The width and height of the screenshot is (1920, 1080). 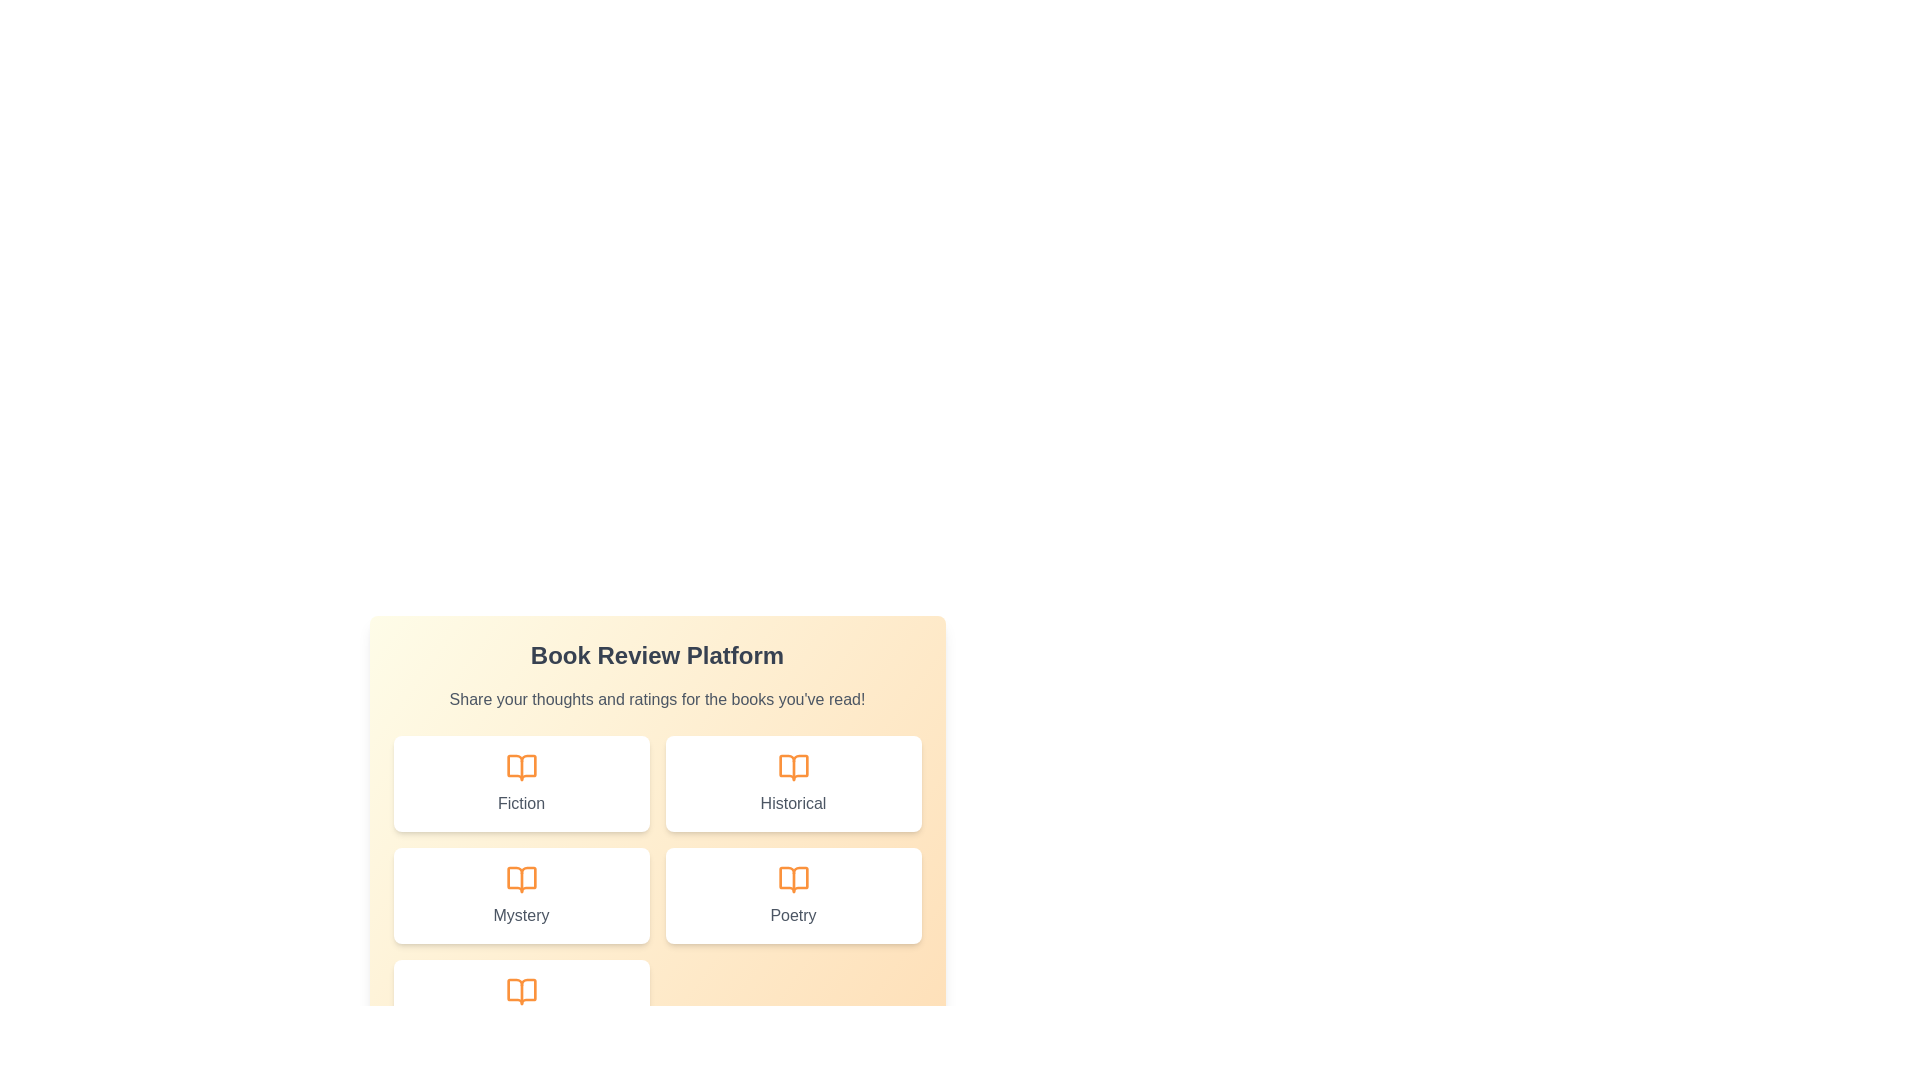 What do you see at coordinates (792, 766) in the screenshot?
I see `the 'Historical' genre icon located in the second column of the first row under the 'Book Review Platform' title` at bounding box center [792, 766].